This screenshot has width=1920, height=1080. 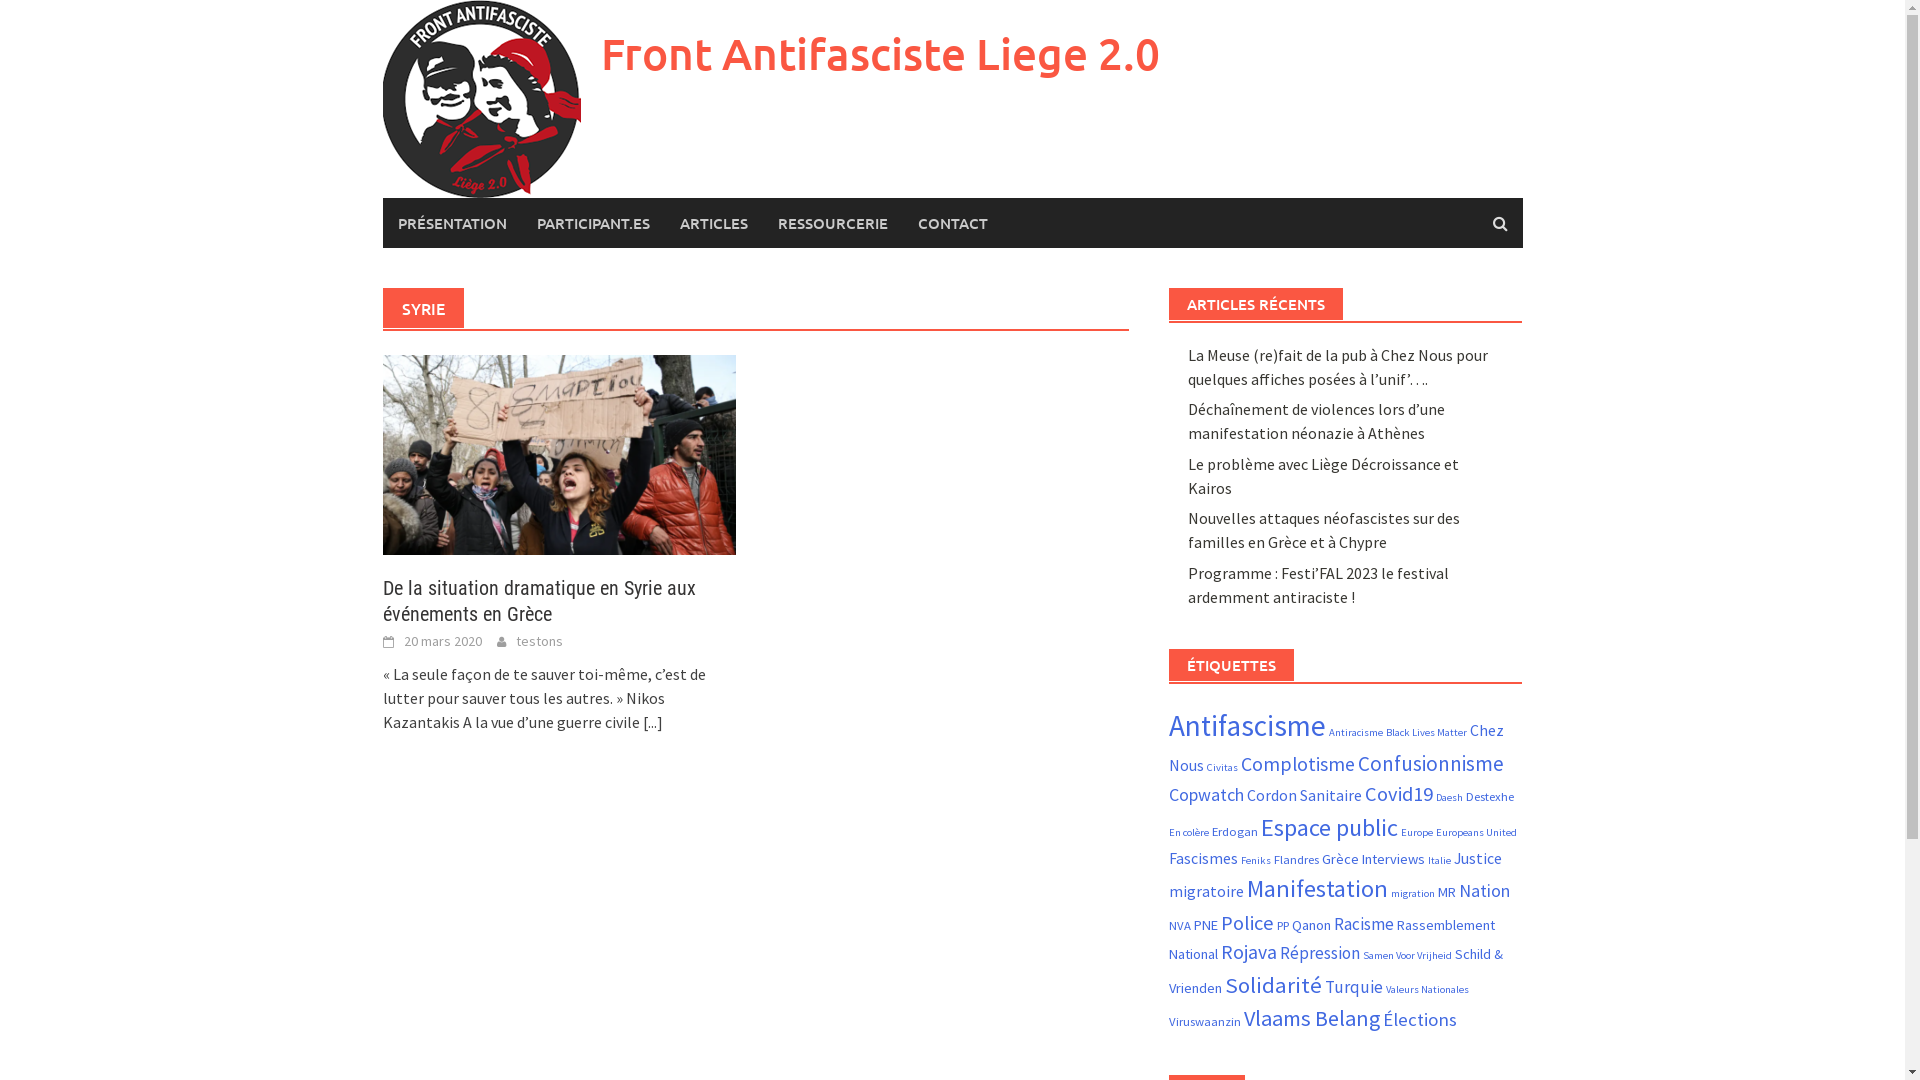 What do you see at coordinates (652, 721) in the screenshot?
I see `'[...]'` at bounding box center [652, 721].